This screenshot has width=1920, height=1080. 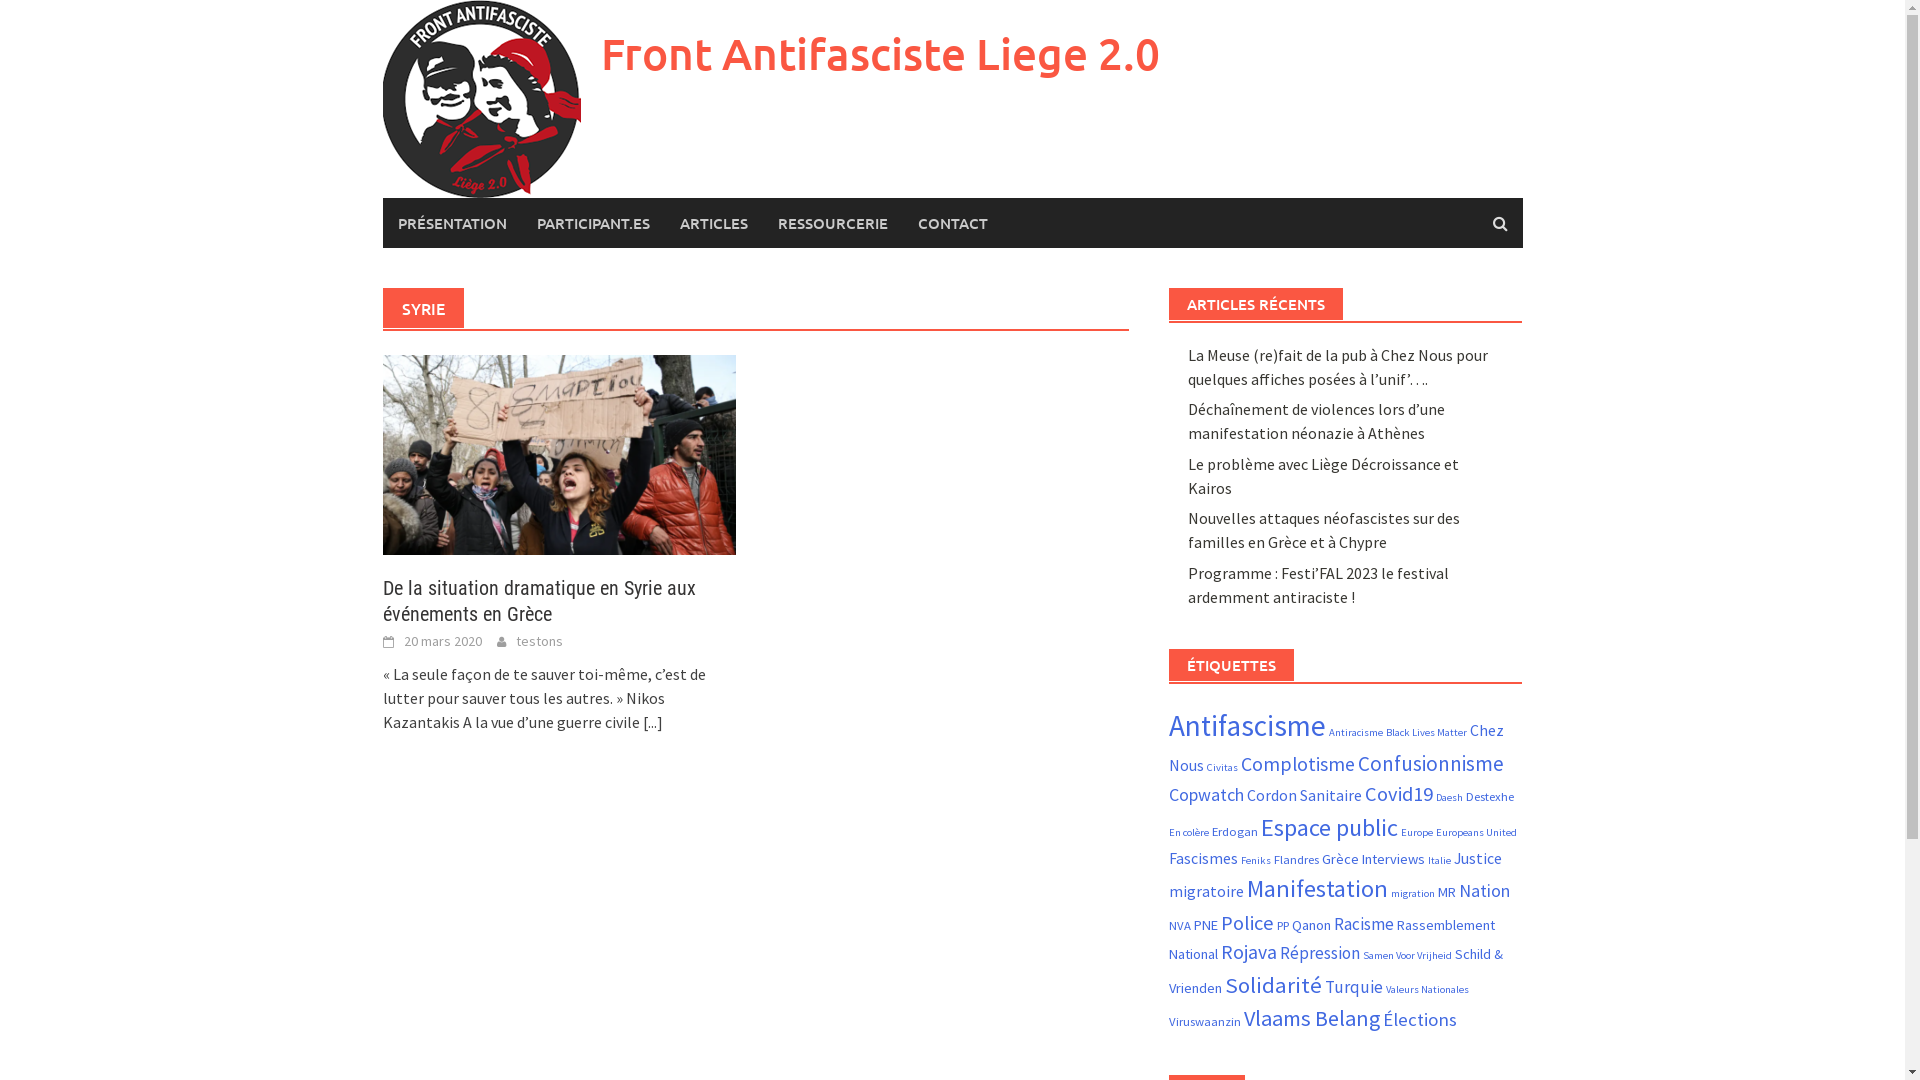 What do you see at coordinates (652, 721) in the screenshot?
I see `'[...]'` at bounding box center [652, 721].